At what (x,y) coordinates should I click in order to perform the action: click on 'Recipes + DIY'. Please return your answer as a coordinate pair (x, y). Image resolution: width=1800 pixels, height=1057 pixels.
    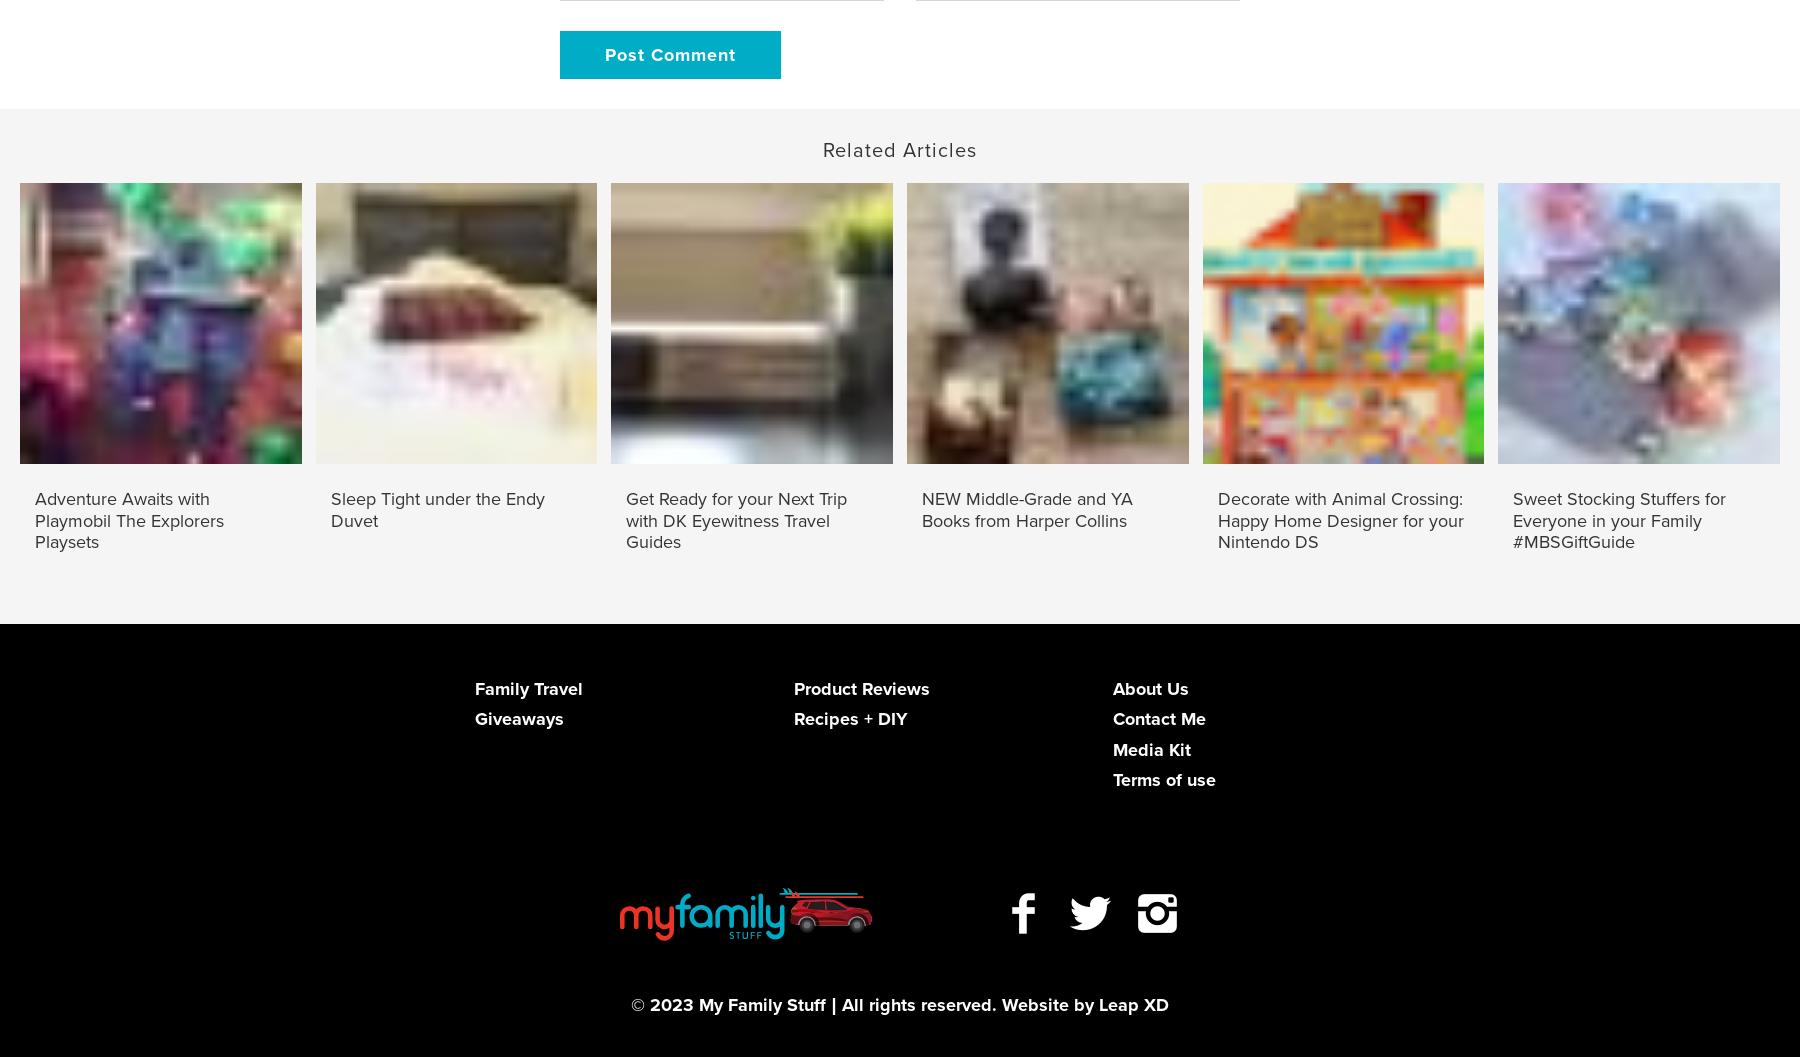
    Looking at the image, I should click on (849, 717).